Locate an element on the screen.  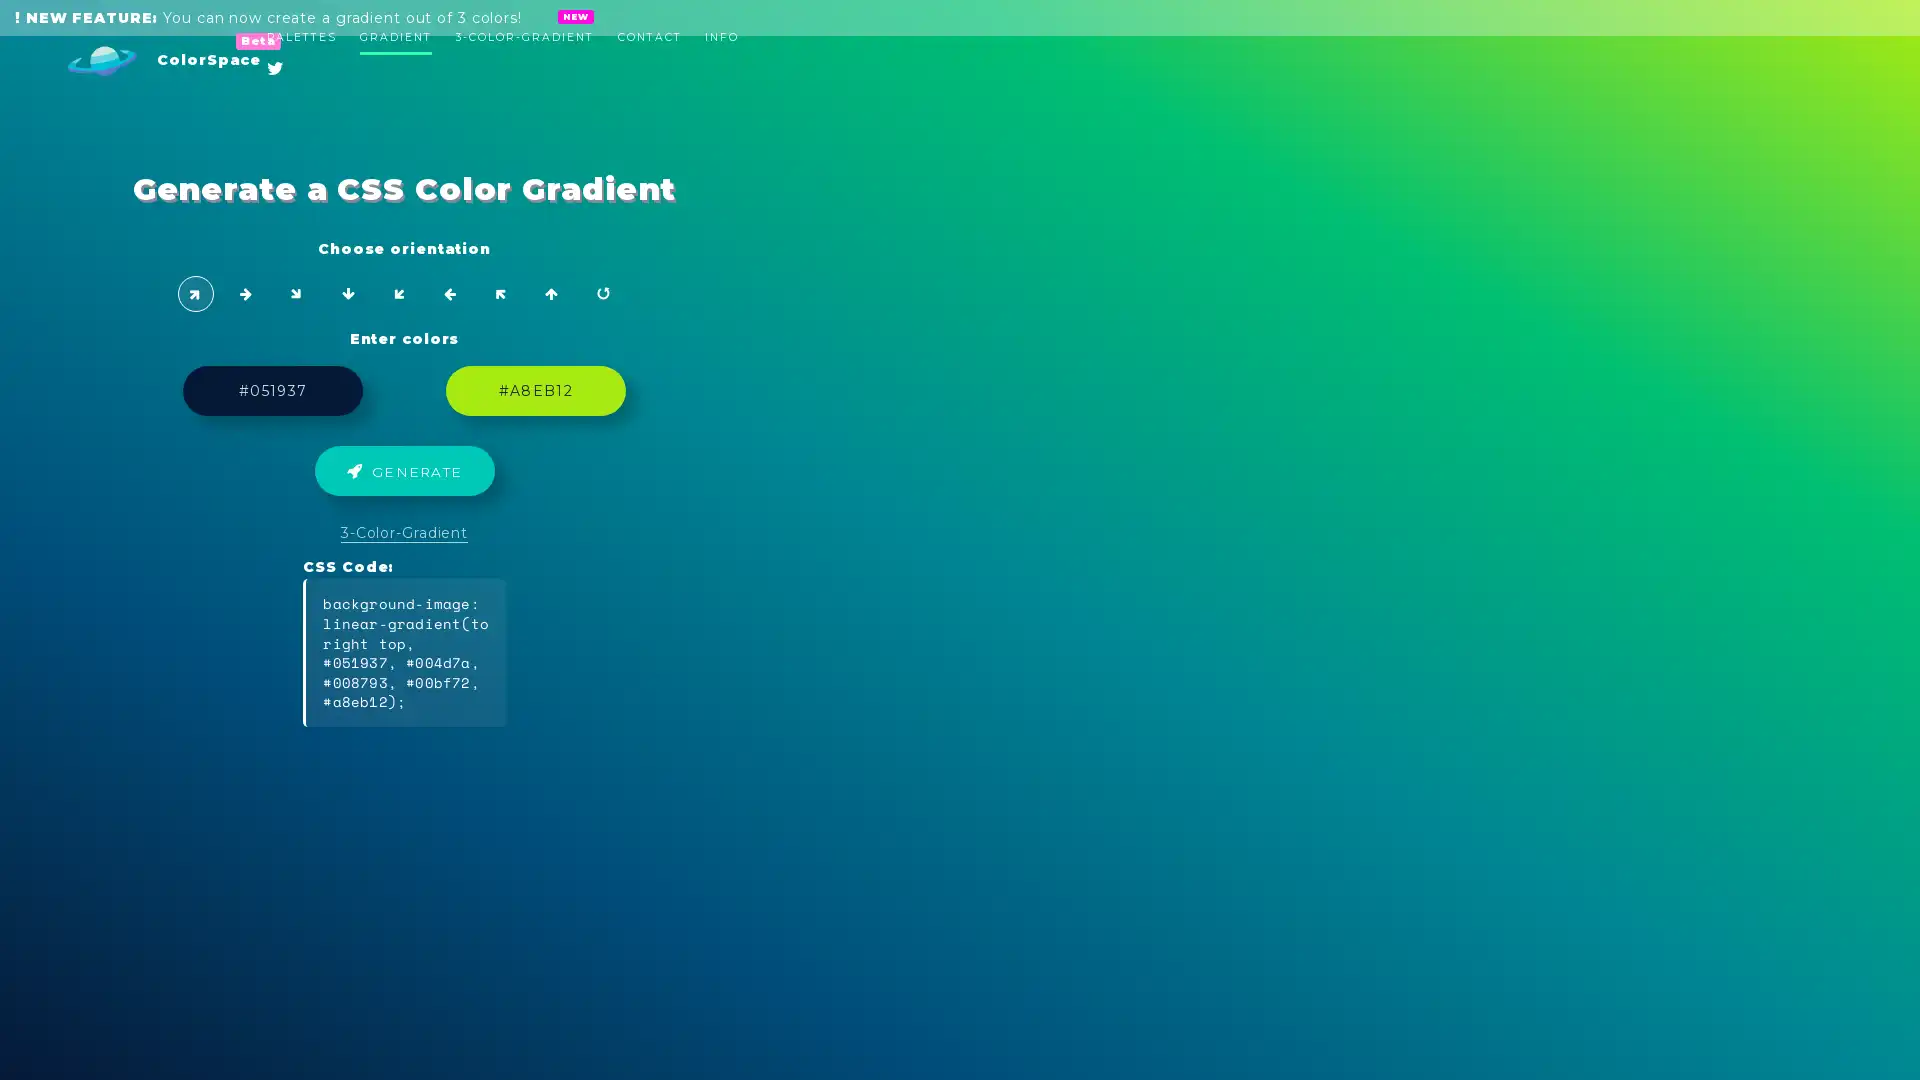
GENERATE is located at coordinates (960, 479).